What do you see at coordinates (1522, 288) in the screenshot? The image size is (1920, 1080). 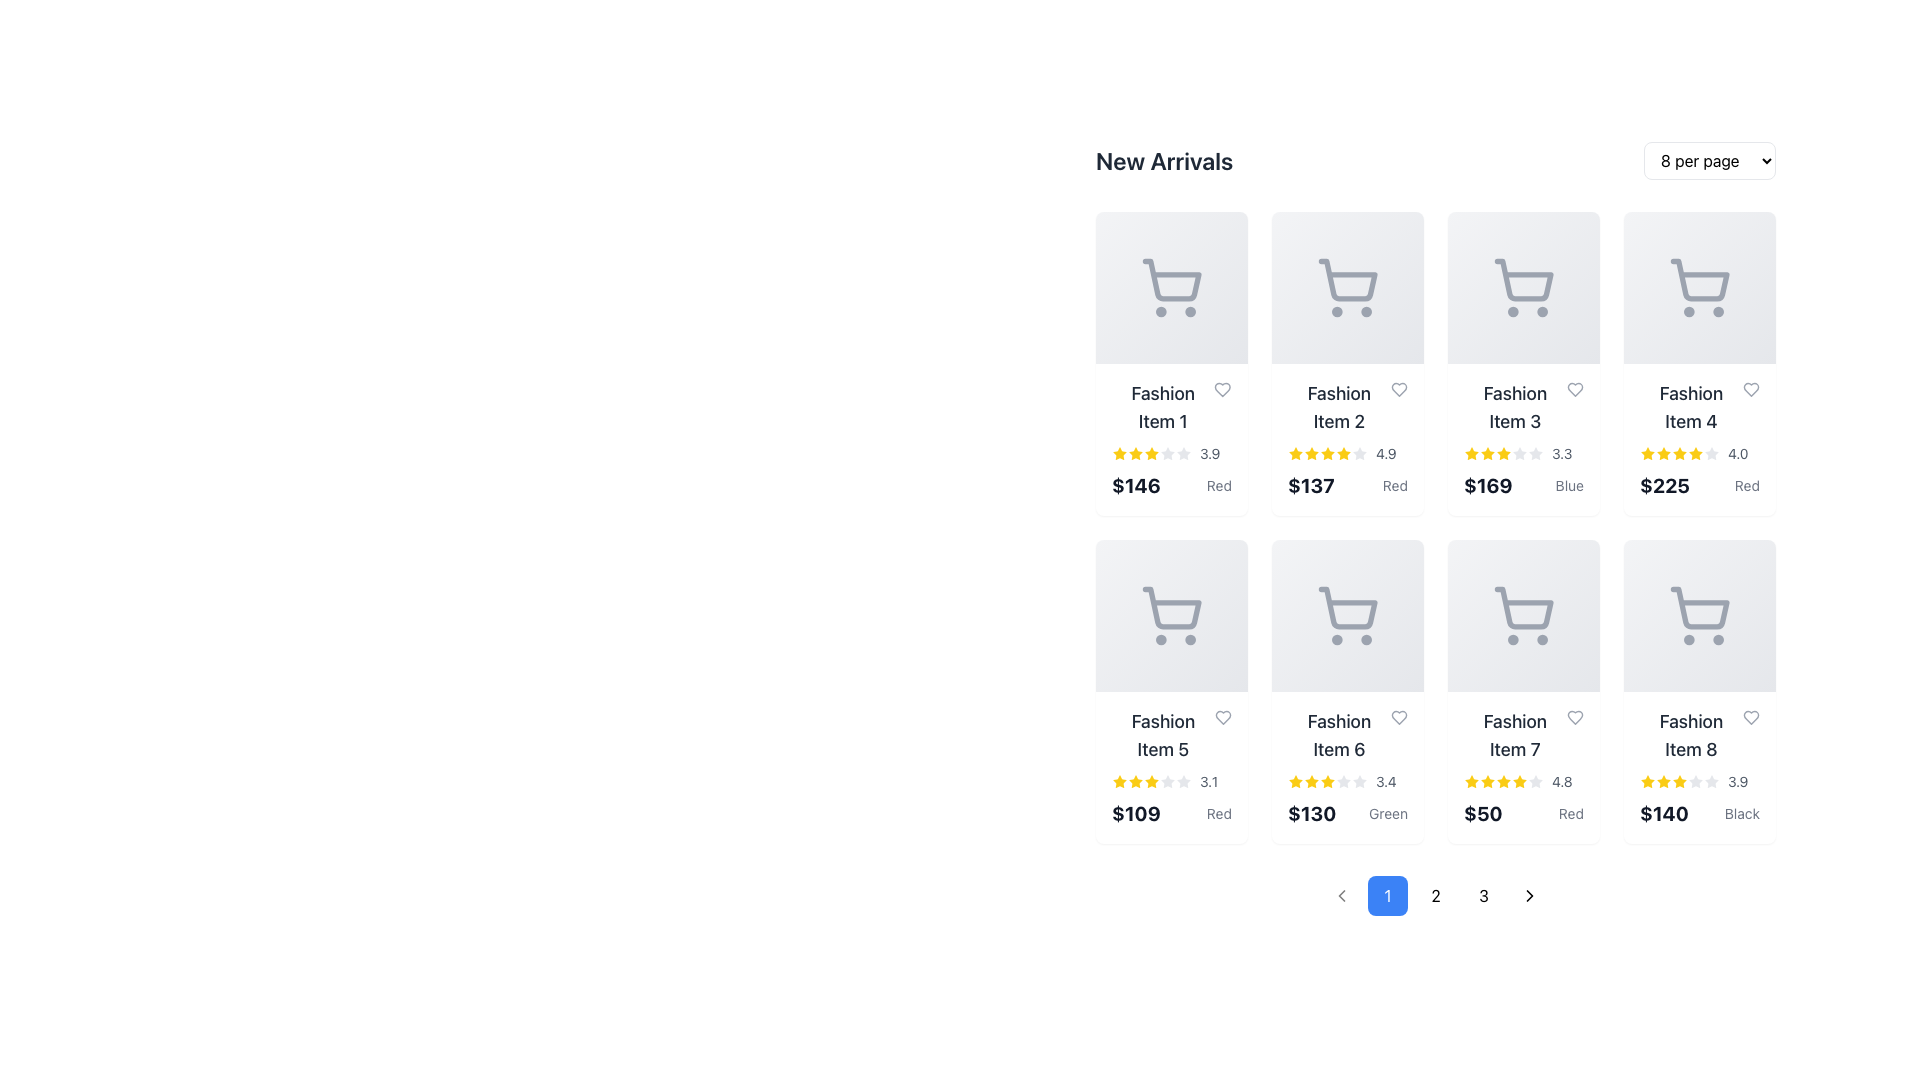 I see `the visual placeholder for the product labeled 'Fashion Item 3' with a light gray background and a shopping cart icon in the New Arrivals section` at bounding box center [1522, 288].